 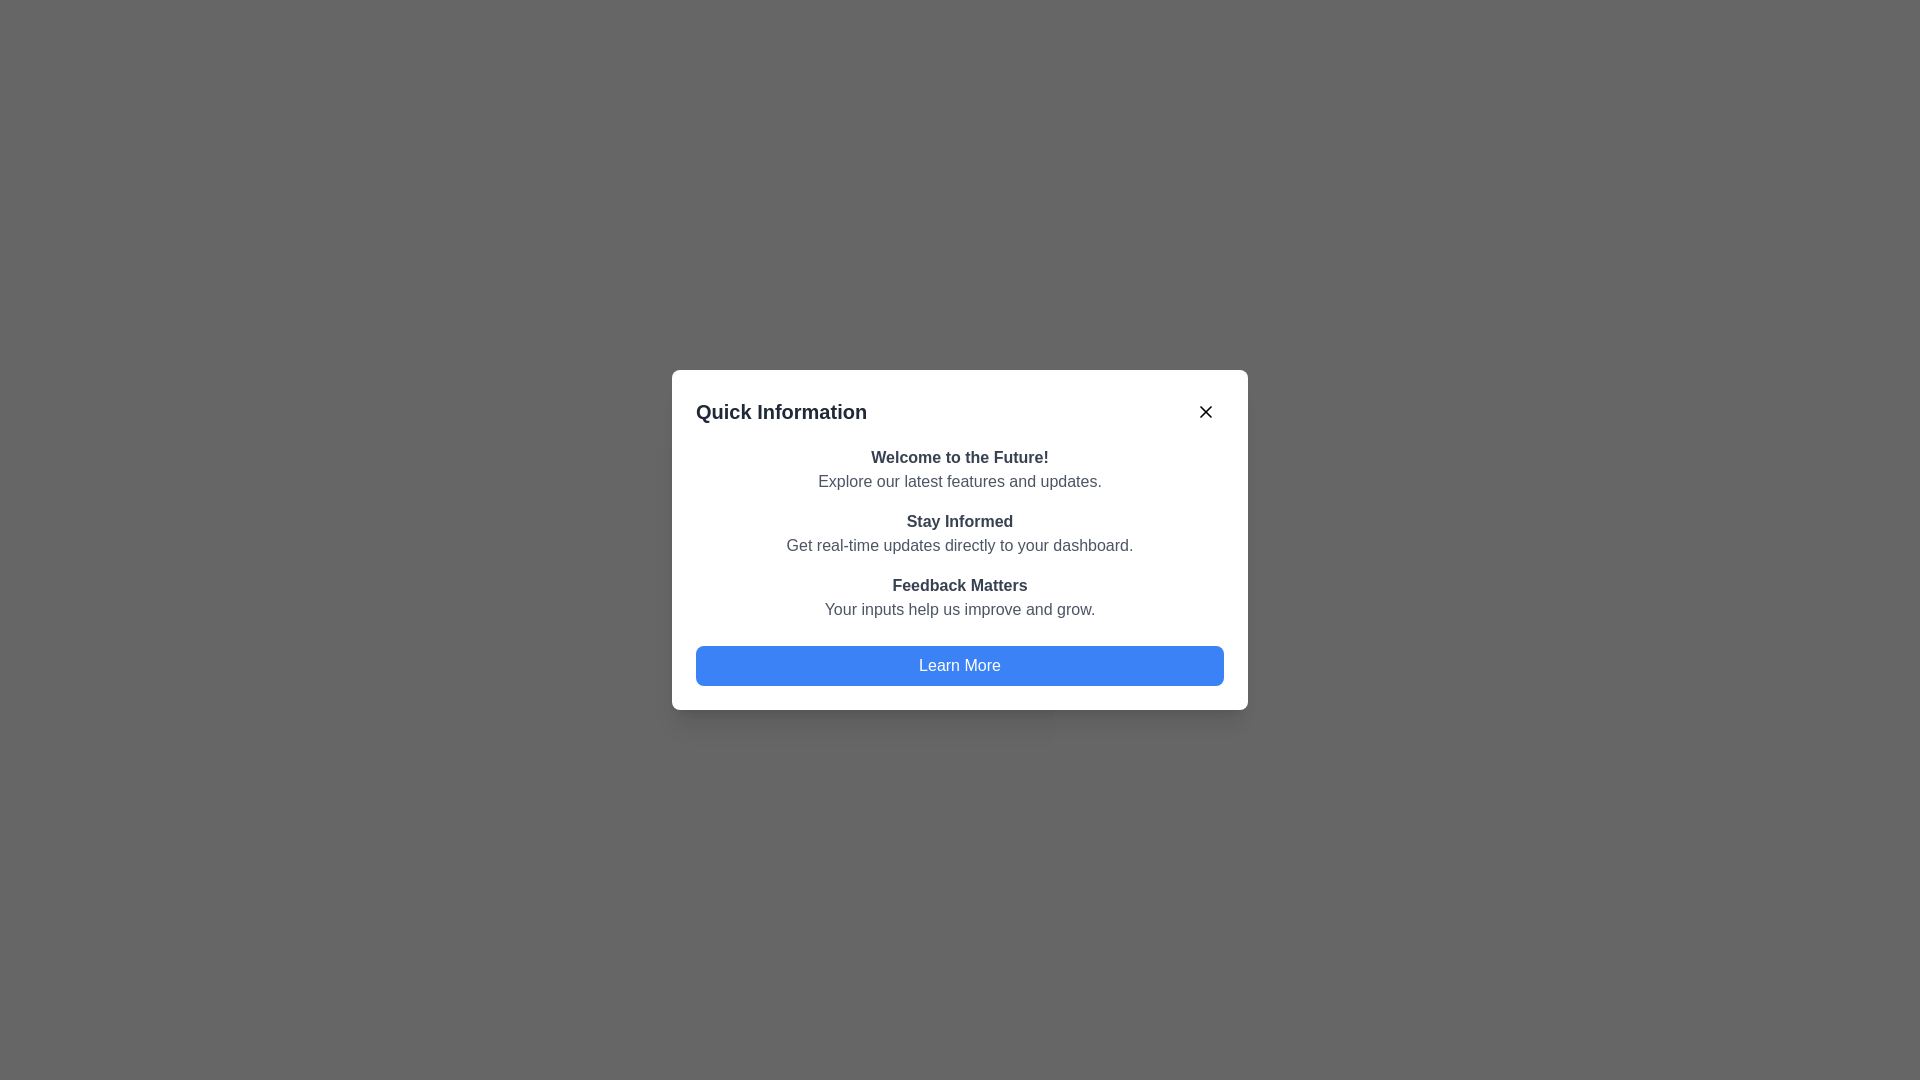 What do you see at coordinates (960, 458) in the screenshot?
I see `the bold, centered heading text 'Welcome to the Future!' located in the modal window under 'Quick Information'` at bounding box center [960, 458].